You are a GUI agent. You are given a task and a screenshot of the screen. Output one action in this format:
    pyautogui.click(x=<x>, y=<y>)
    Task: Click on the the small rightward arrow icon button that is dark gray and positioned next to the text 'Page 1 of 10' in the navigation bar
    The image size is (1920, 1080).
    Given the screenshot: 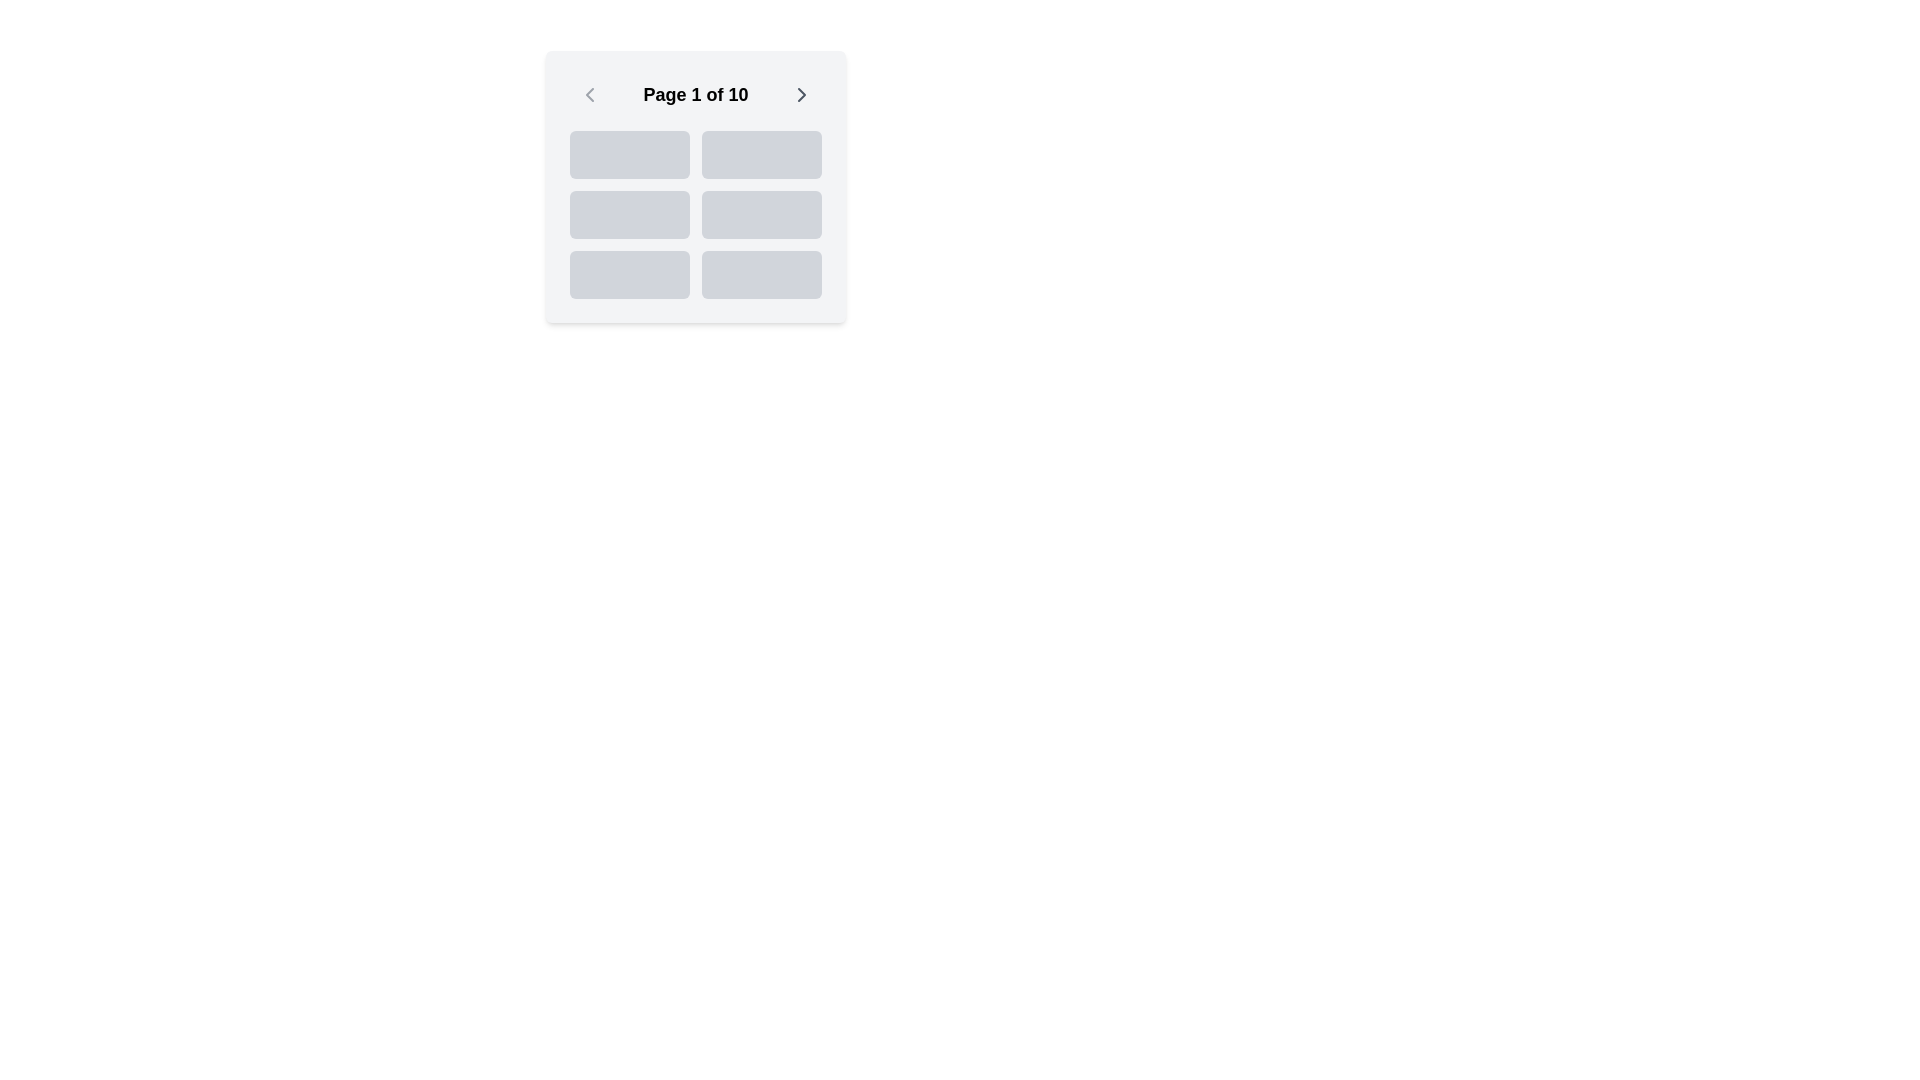 What is the action you would take?
    pyautogui.click(x=801, y=95)
    